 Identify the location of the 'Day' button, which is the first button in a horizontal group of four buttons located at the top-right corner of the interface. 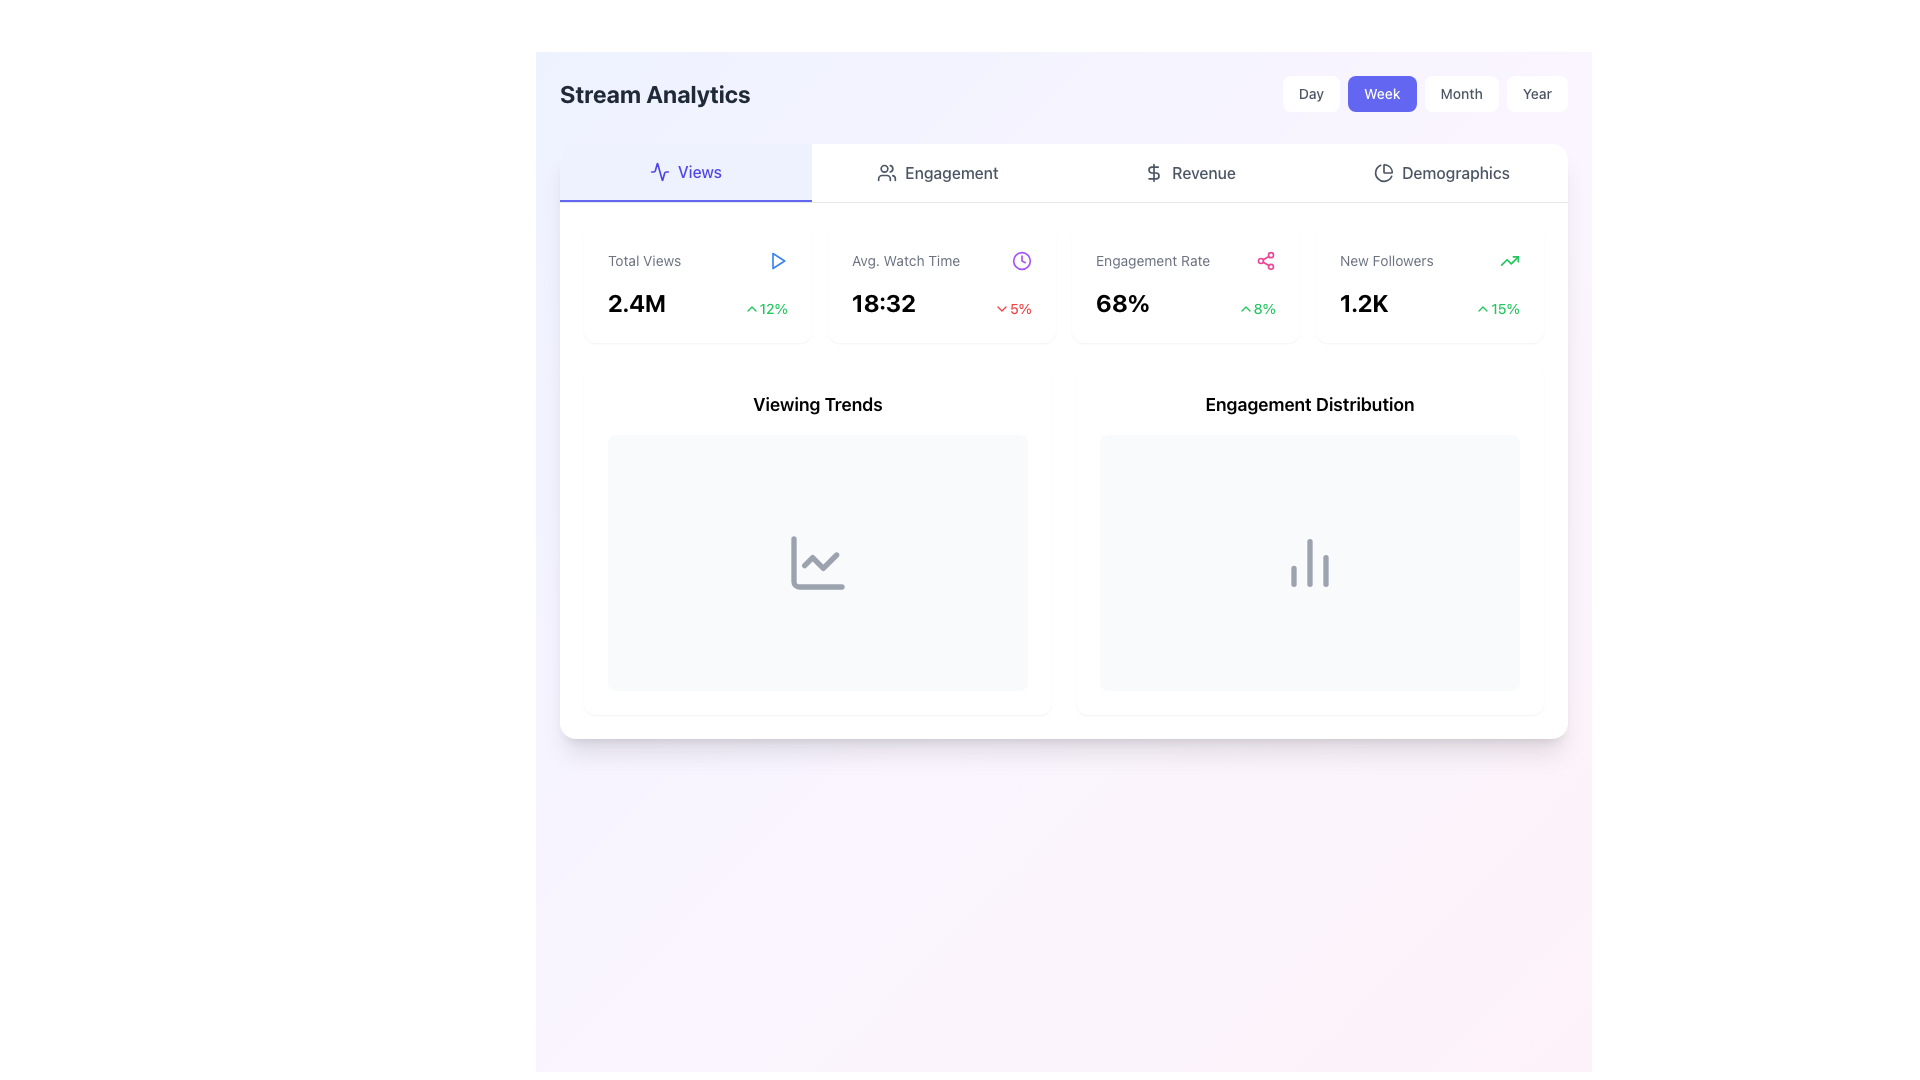
(1311, 93).